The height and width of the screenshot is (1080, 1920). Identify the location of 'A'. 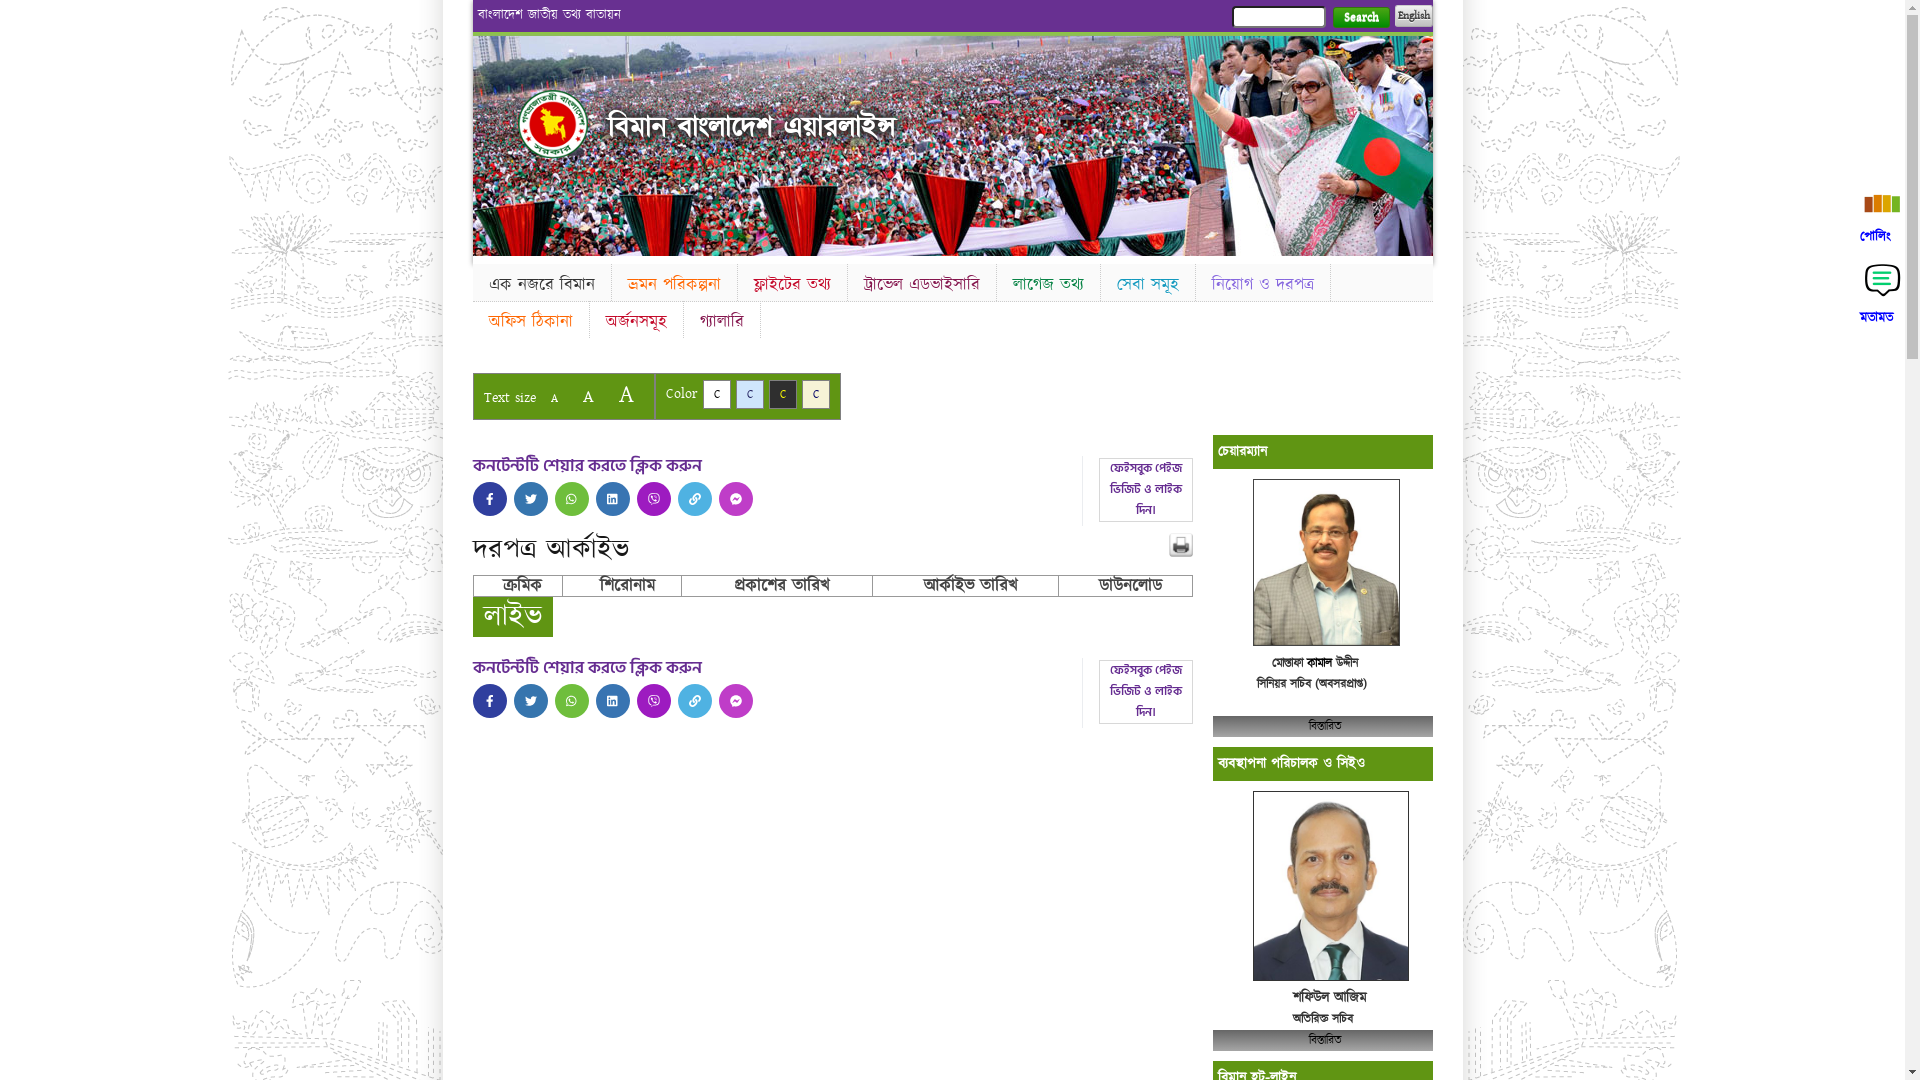
(607, 394).